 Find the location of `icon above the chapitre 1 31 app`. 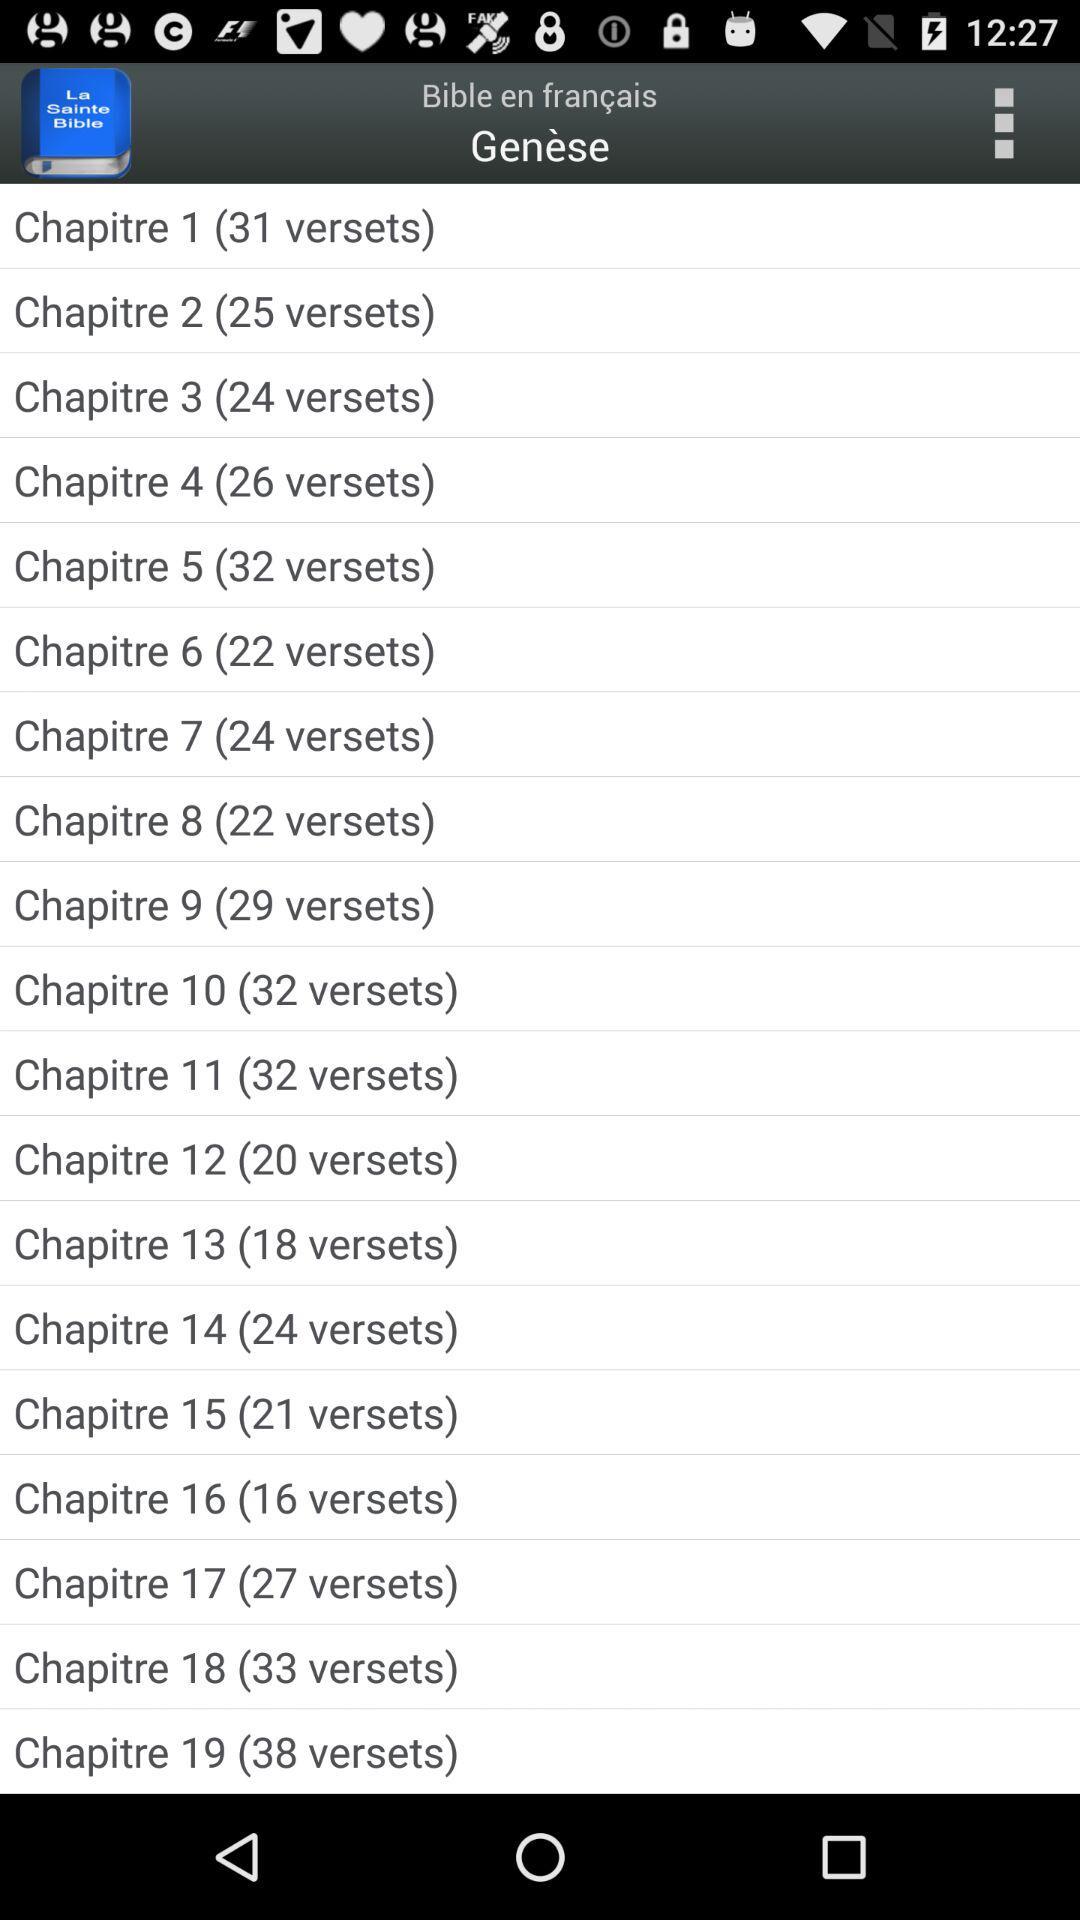

icon above the chapitre 1 31 app is located at coordinates (1003, 122).